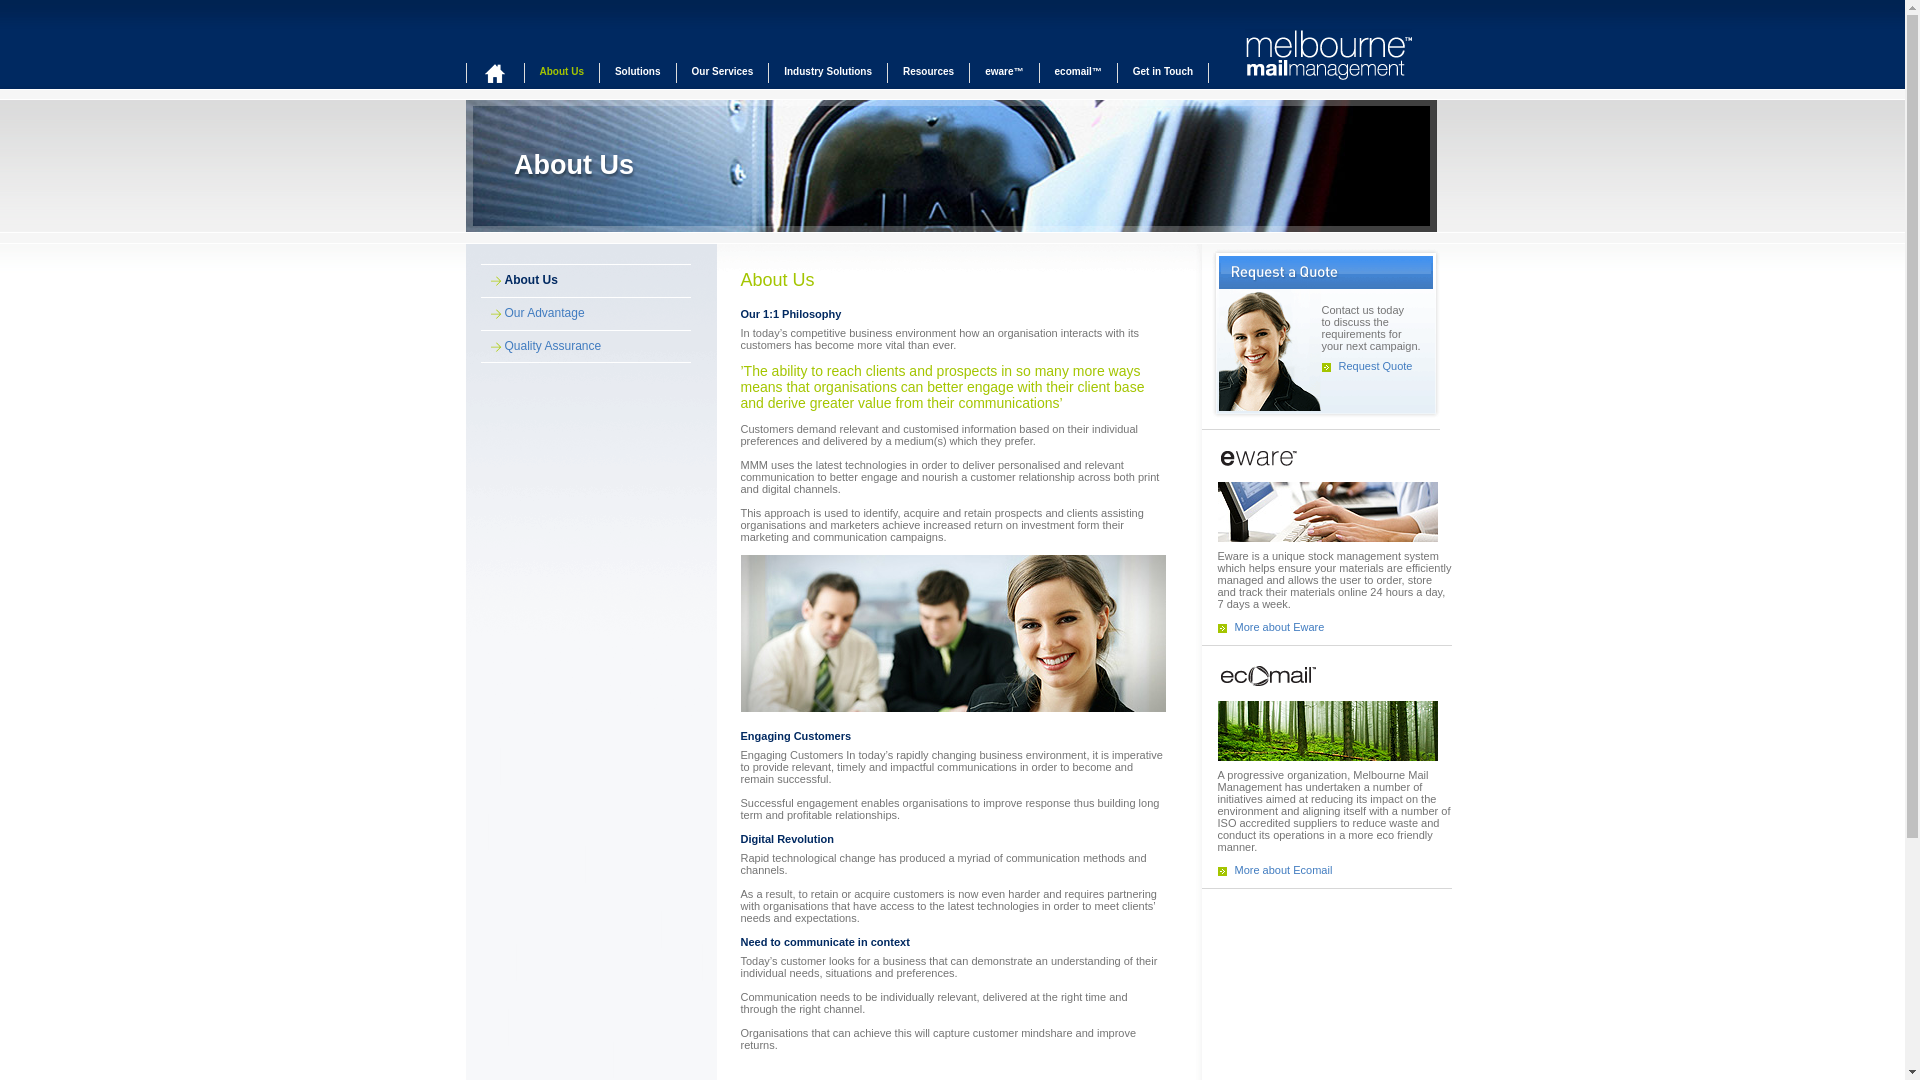 This screenshot has width=1920, height=1080. What do you see at coordinates (532, 312) in the screenshot?
I see `'Our Advantage'` at bounding box center [532, 312].